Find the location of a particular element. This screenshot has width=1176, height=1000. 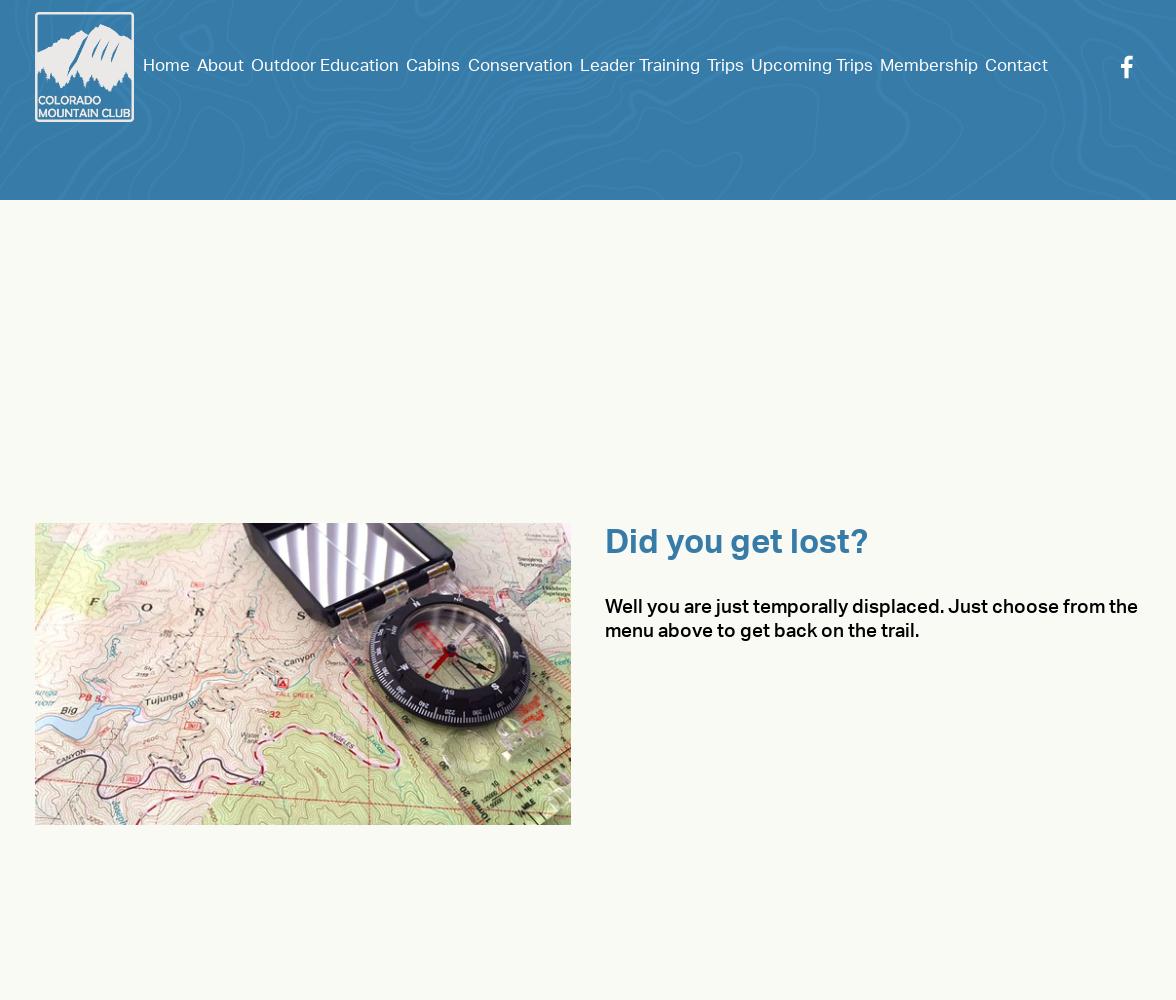

'Leader Training' is located at coordinates (578, 64).